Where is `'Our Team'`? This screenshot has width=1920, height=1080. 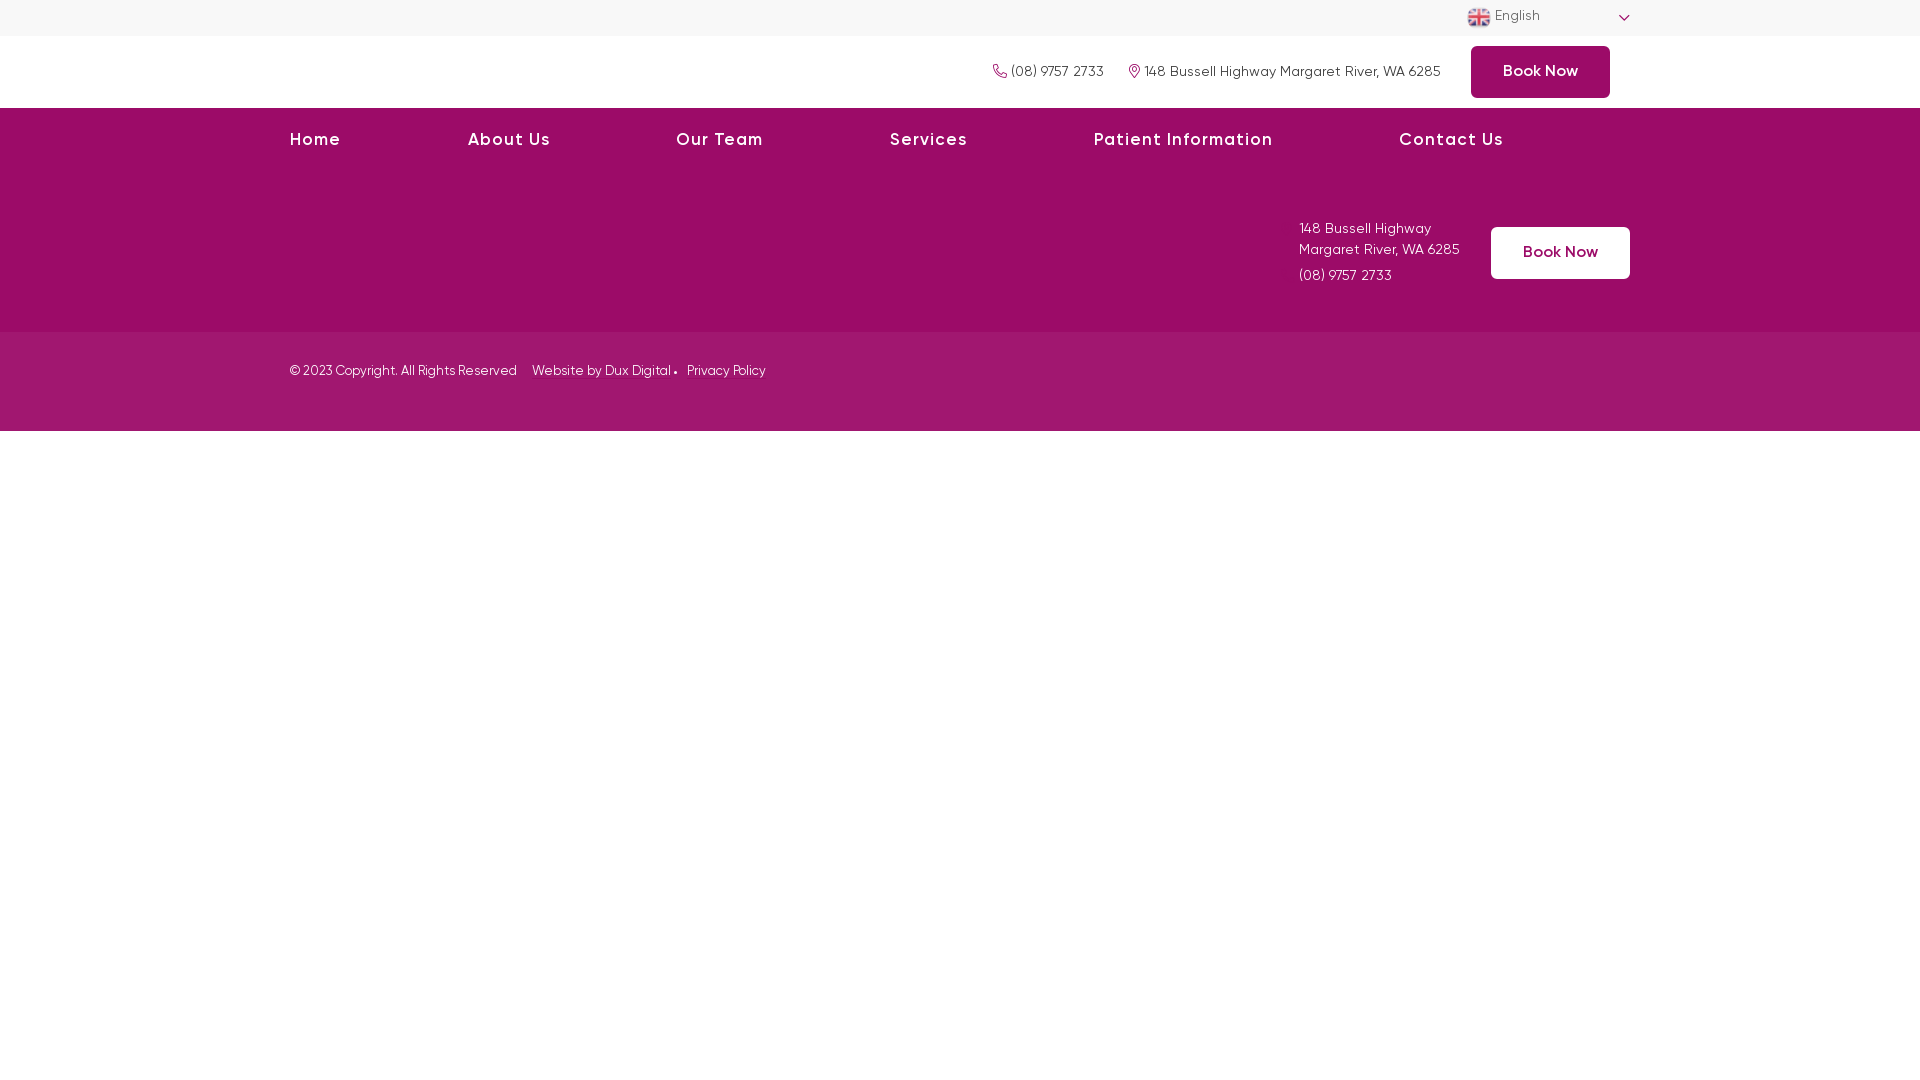
'Our Team' is located at coordinates (676, 140).